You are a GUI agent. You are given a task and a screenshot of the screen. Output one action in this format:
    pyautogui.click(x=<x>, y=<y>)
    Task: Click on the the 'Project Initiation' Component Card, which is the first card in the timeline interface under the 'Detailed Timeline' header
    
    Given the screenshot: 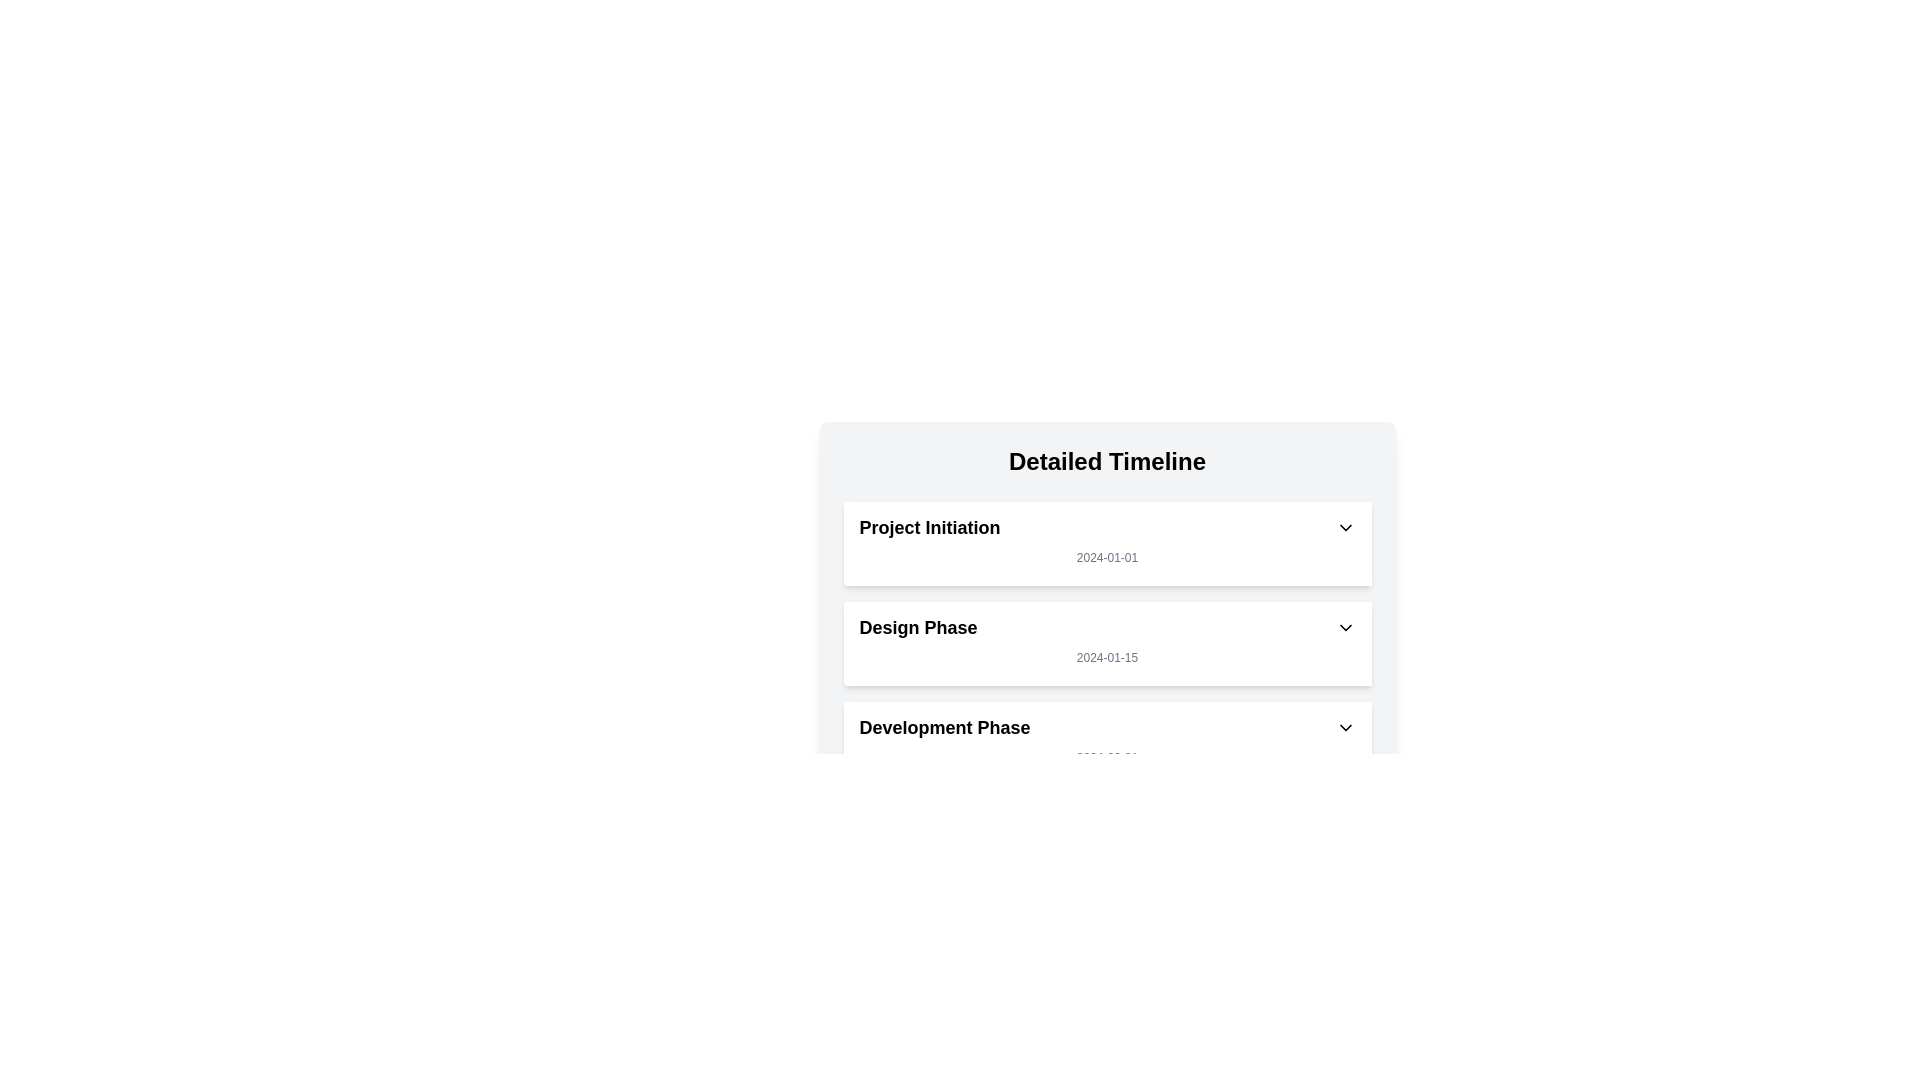 What is the action you would take?
    pyautogui.click(x=1106, y=543)
    